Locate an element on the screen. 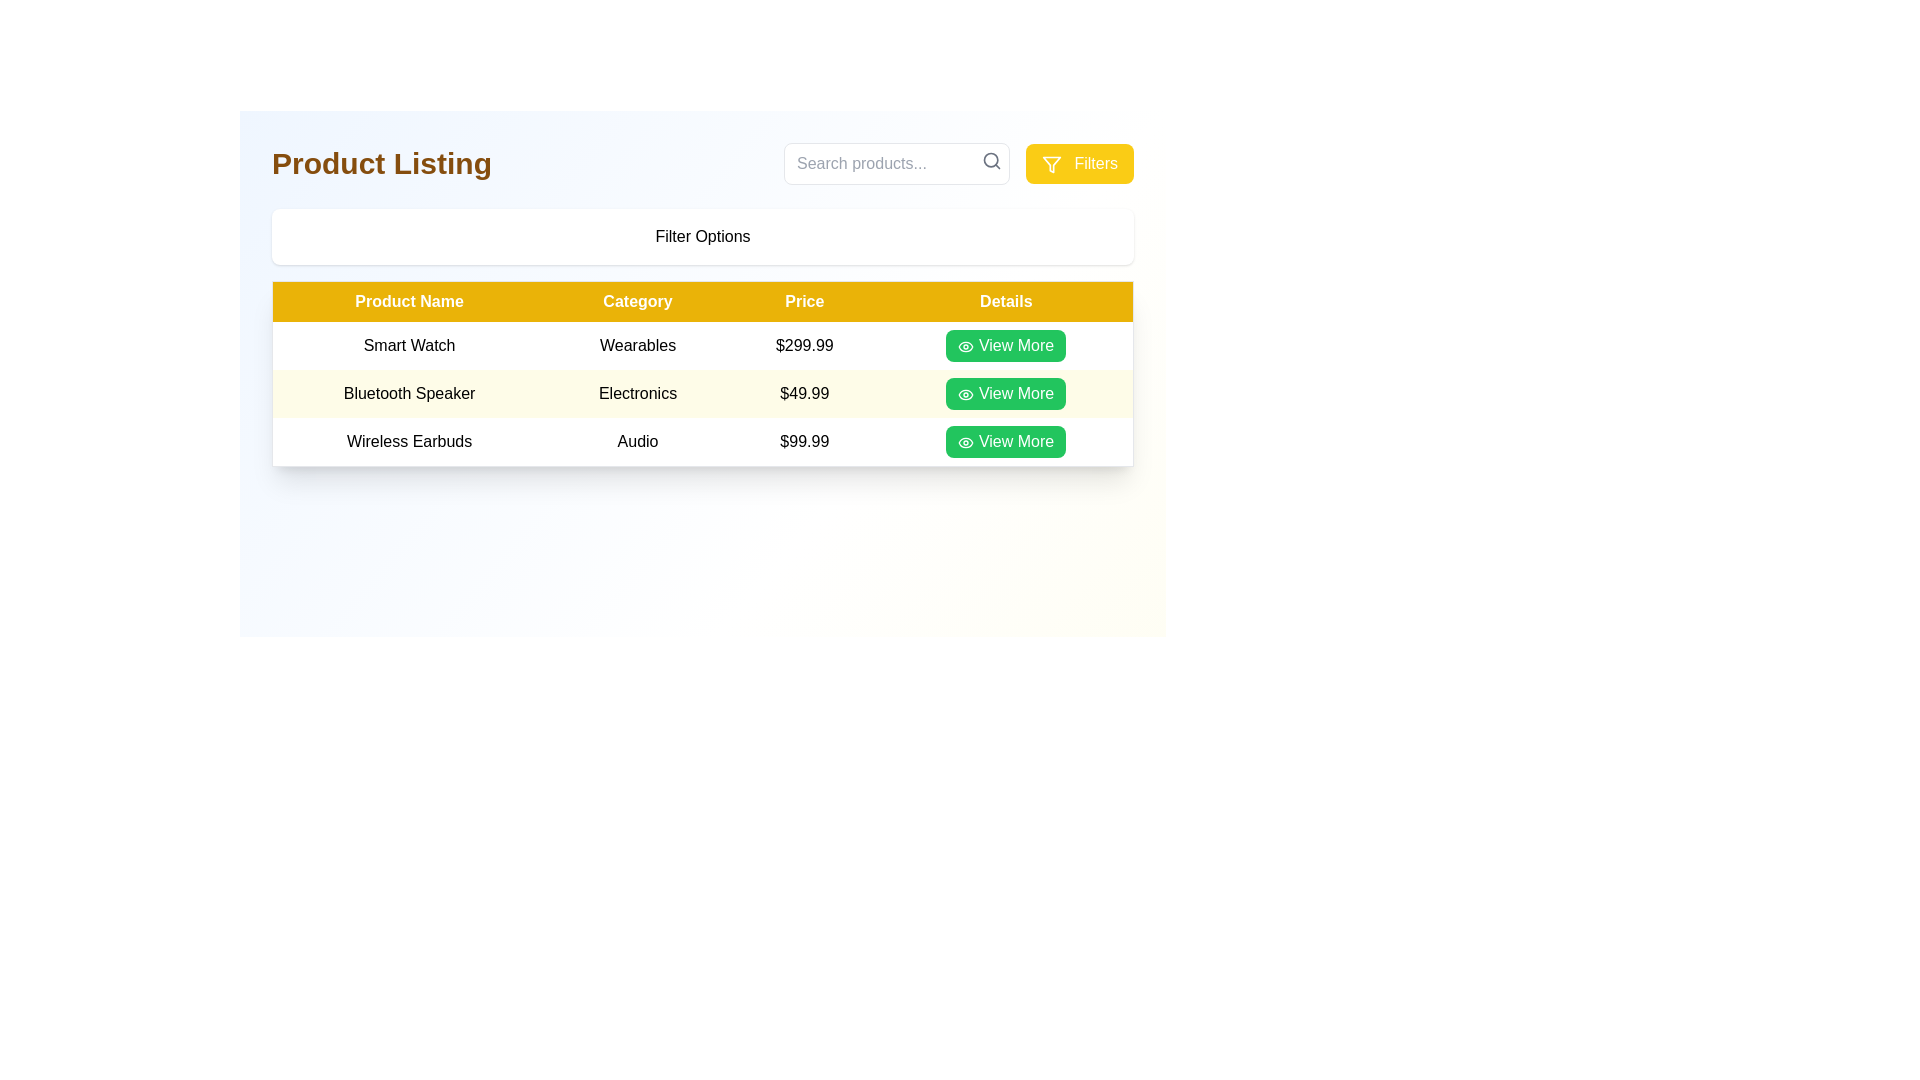 The width and height of the screenshot is (1920, 1080). the 'Wireless Earbuds' text label in the 'Category' column of the 'Product Listing' table is located at coordinates (637, 441).